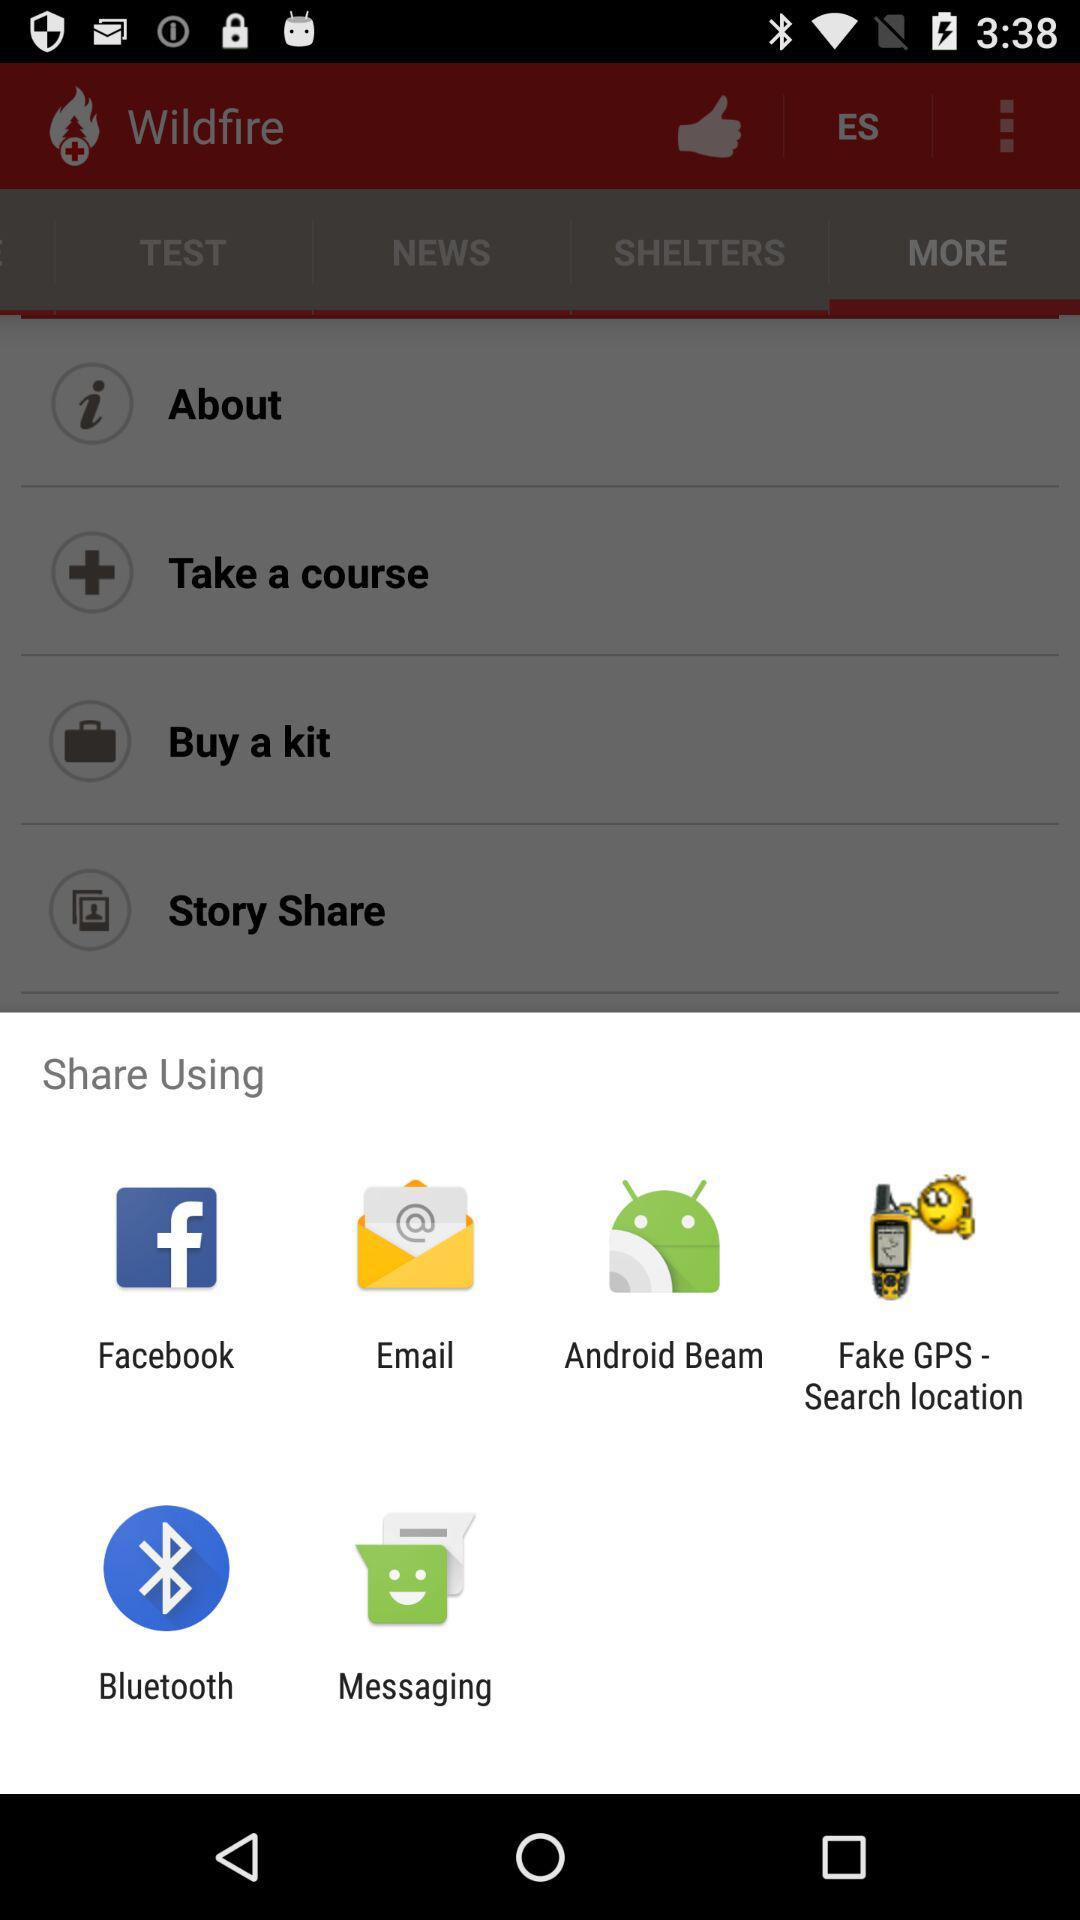 This screenshot has height=1920, width=1080. Describe the element at coordinates (664, 1374) in the screenshot. I see `the item to the right of the email` at that location.